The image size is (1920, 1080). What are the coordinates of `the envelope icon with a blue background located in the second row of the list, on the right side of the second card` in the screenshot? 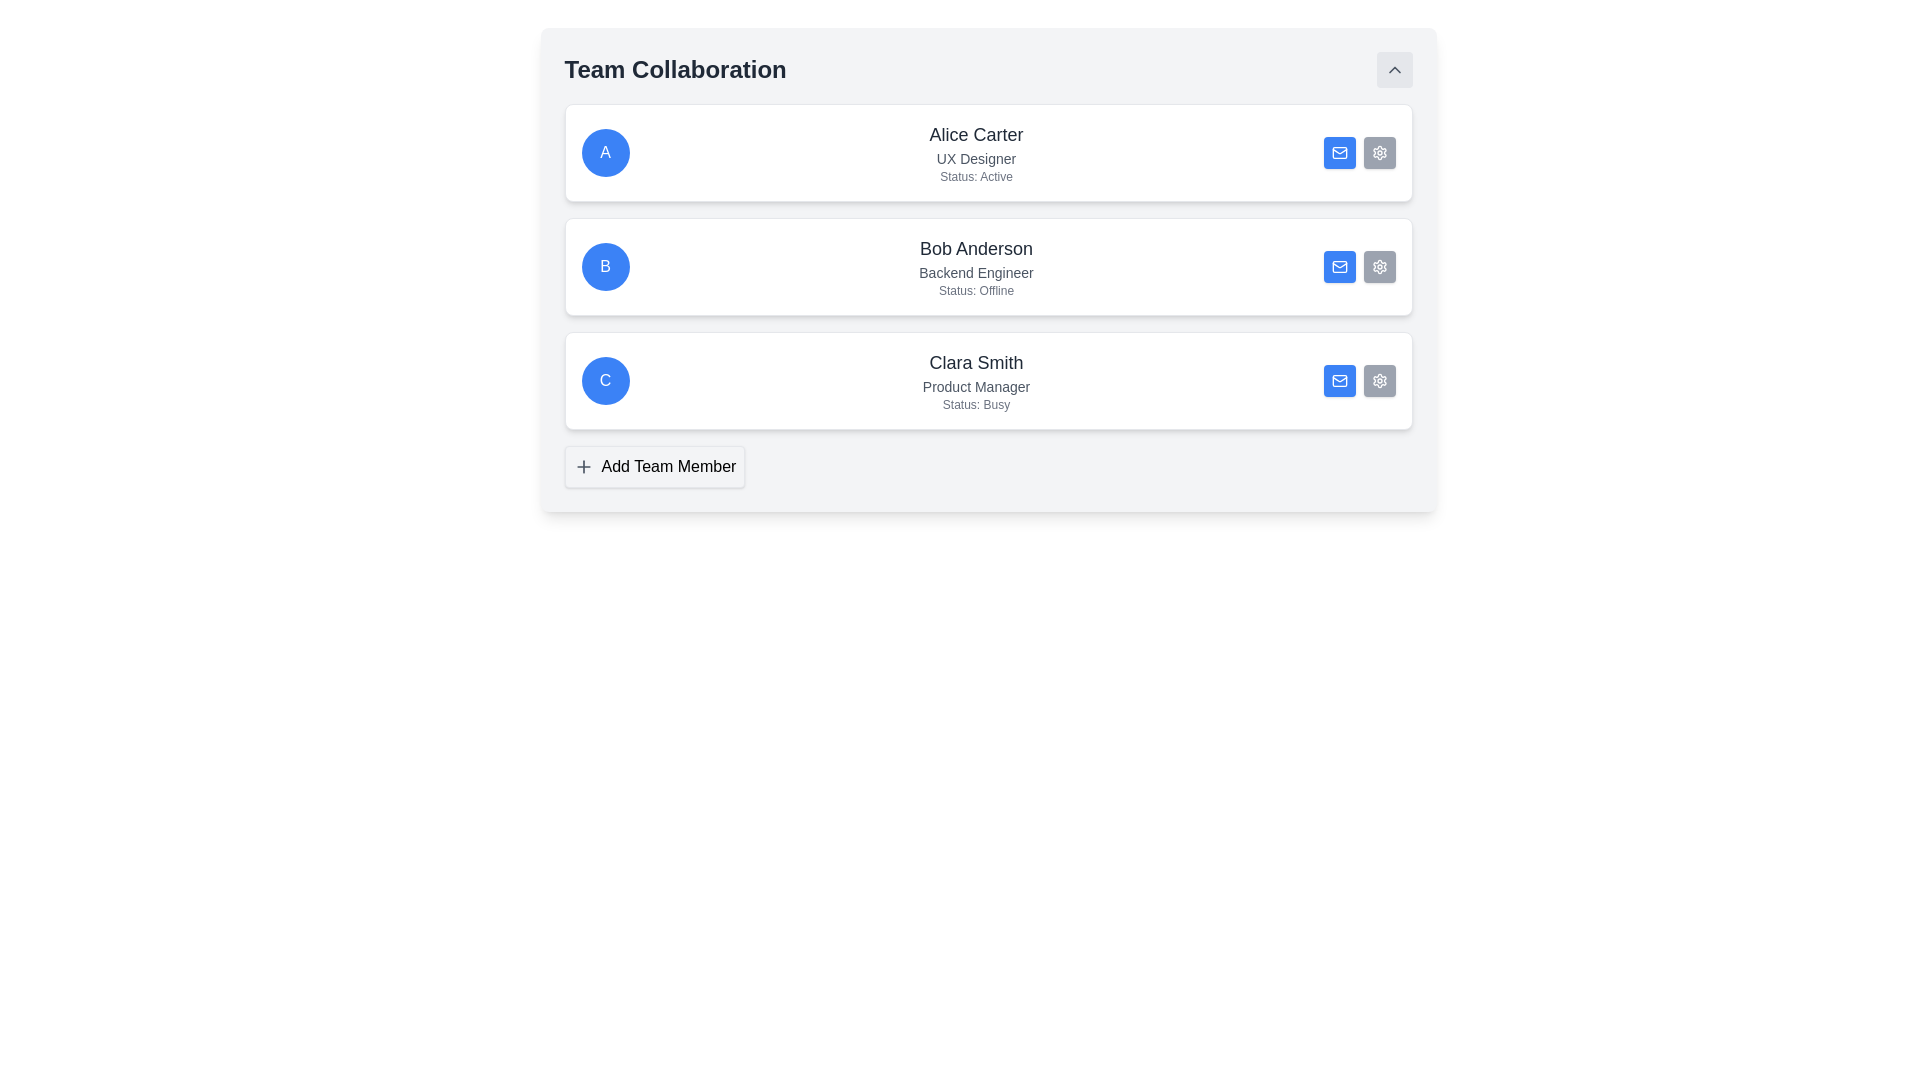 It's located at (1339, 265).